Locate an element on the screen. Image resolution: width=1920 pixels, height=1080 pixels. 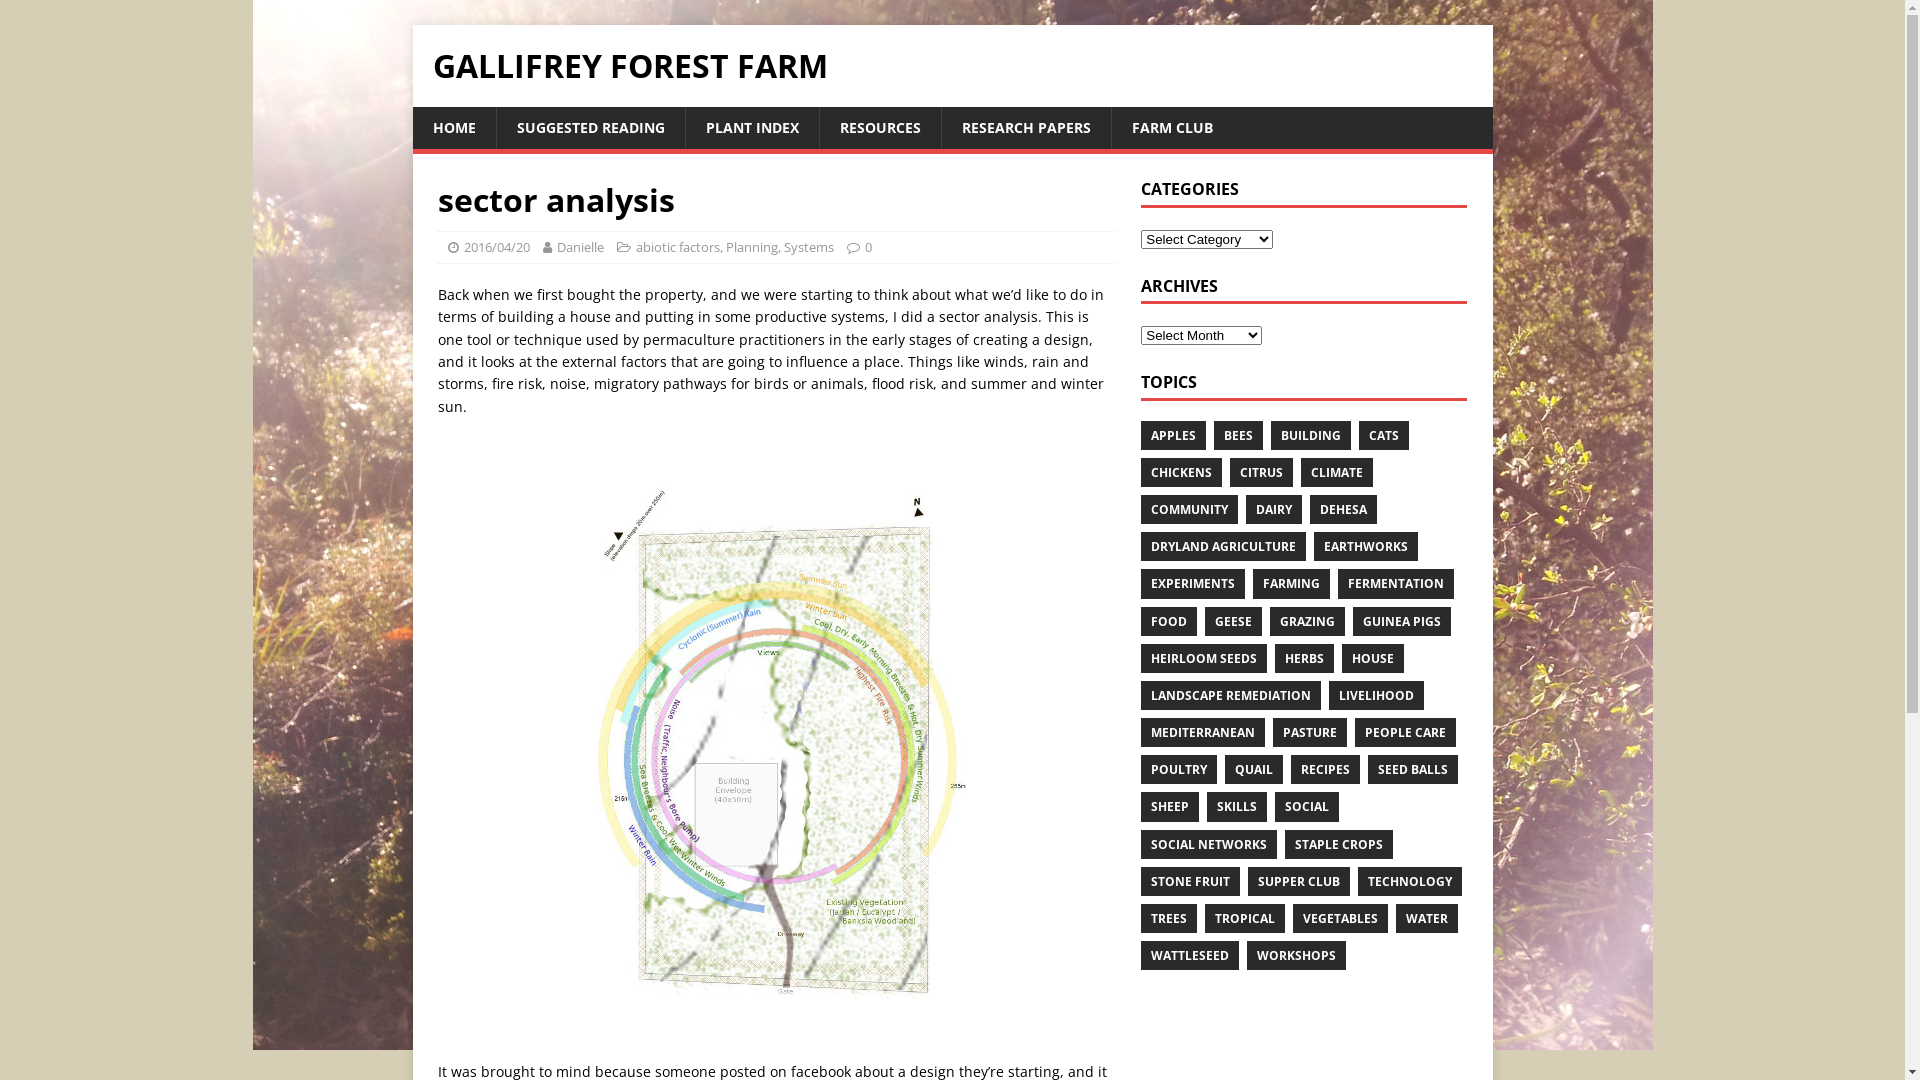
'BUILDING' is located at coordinates (1310, 434).